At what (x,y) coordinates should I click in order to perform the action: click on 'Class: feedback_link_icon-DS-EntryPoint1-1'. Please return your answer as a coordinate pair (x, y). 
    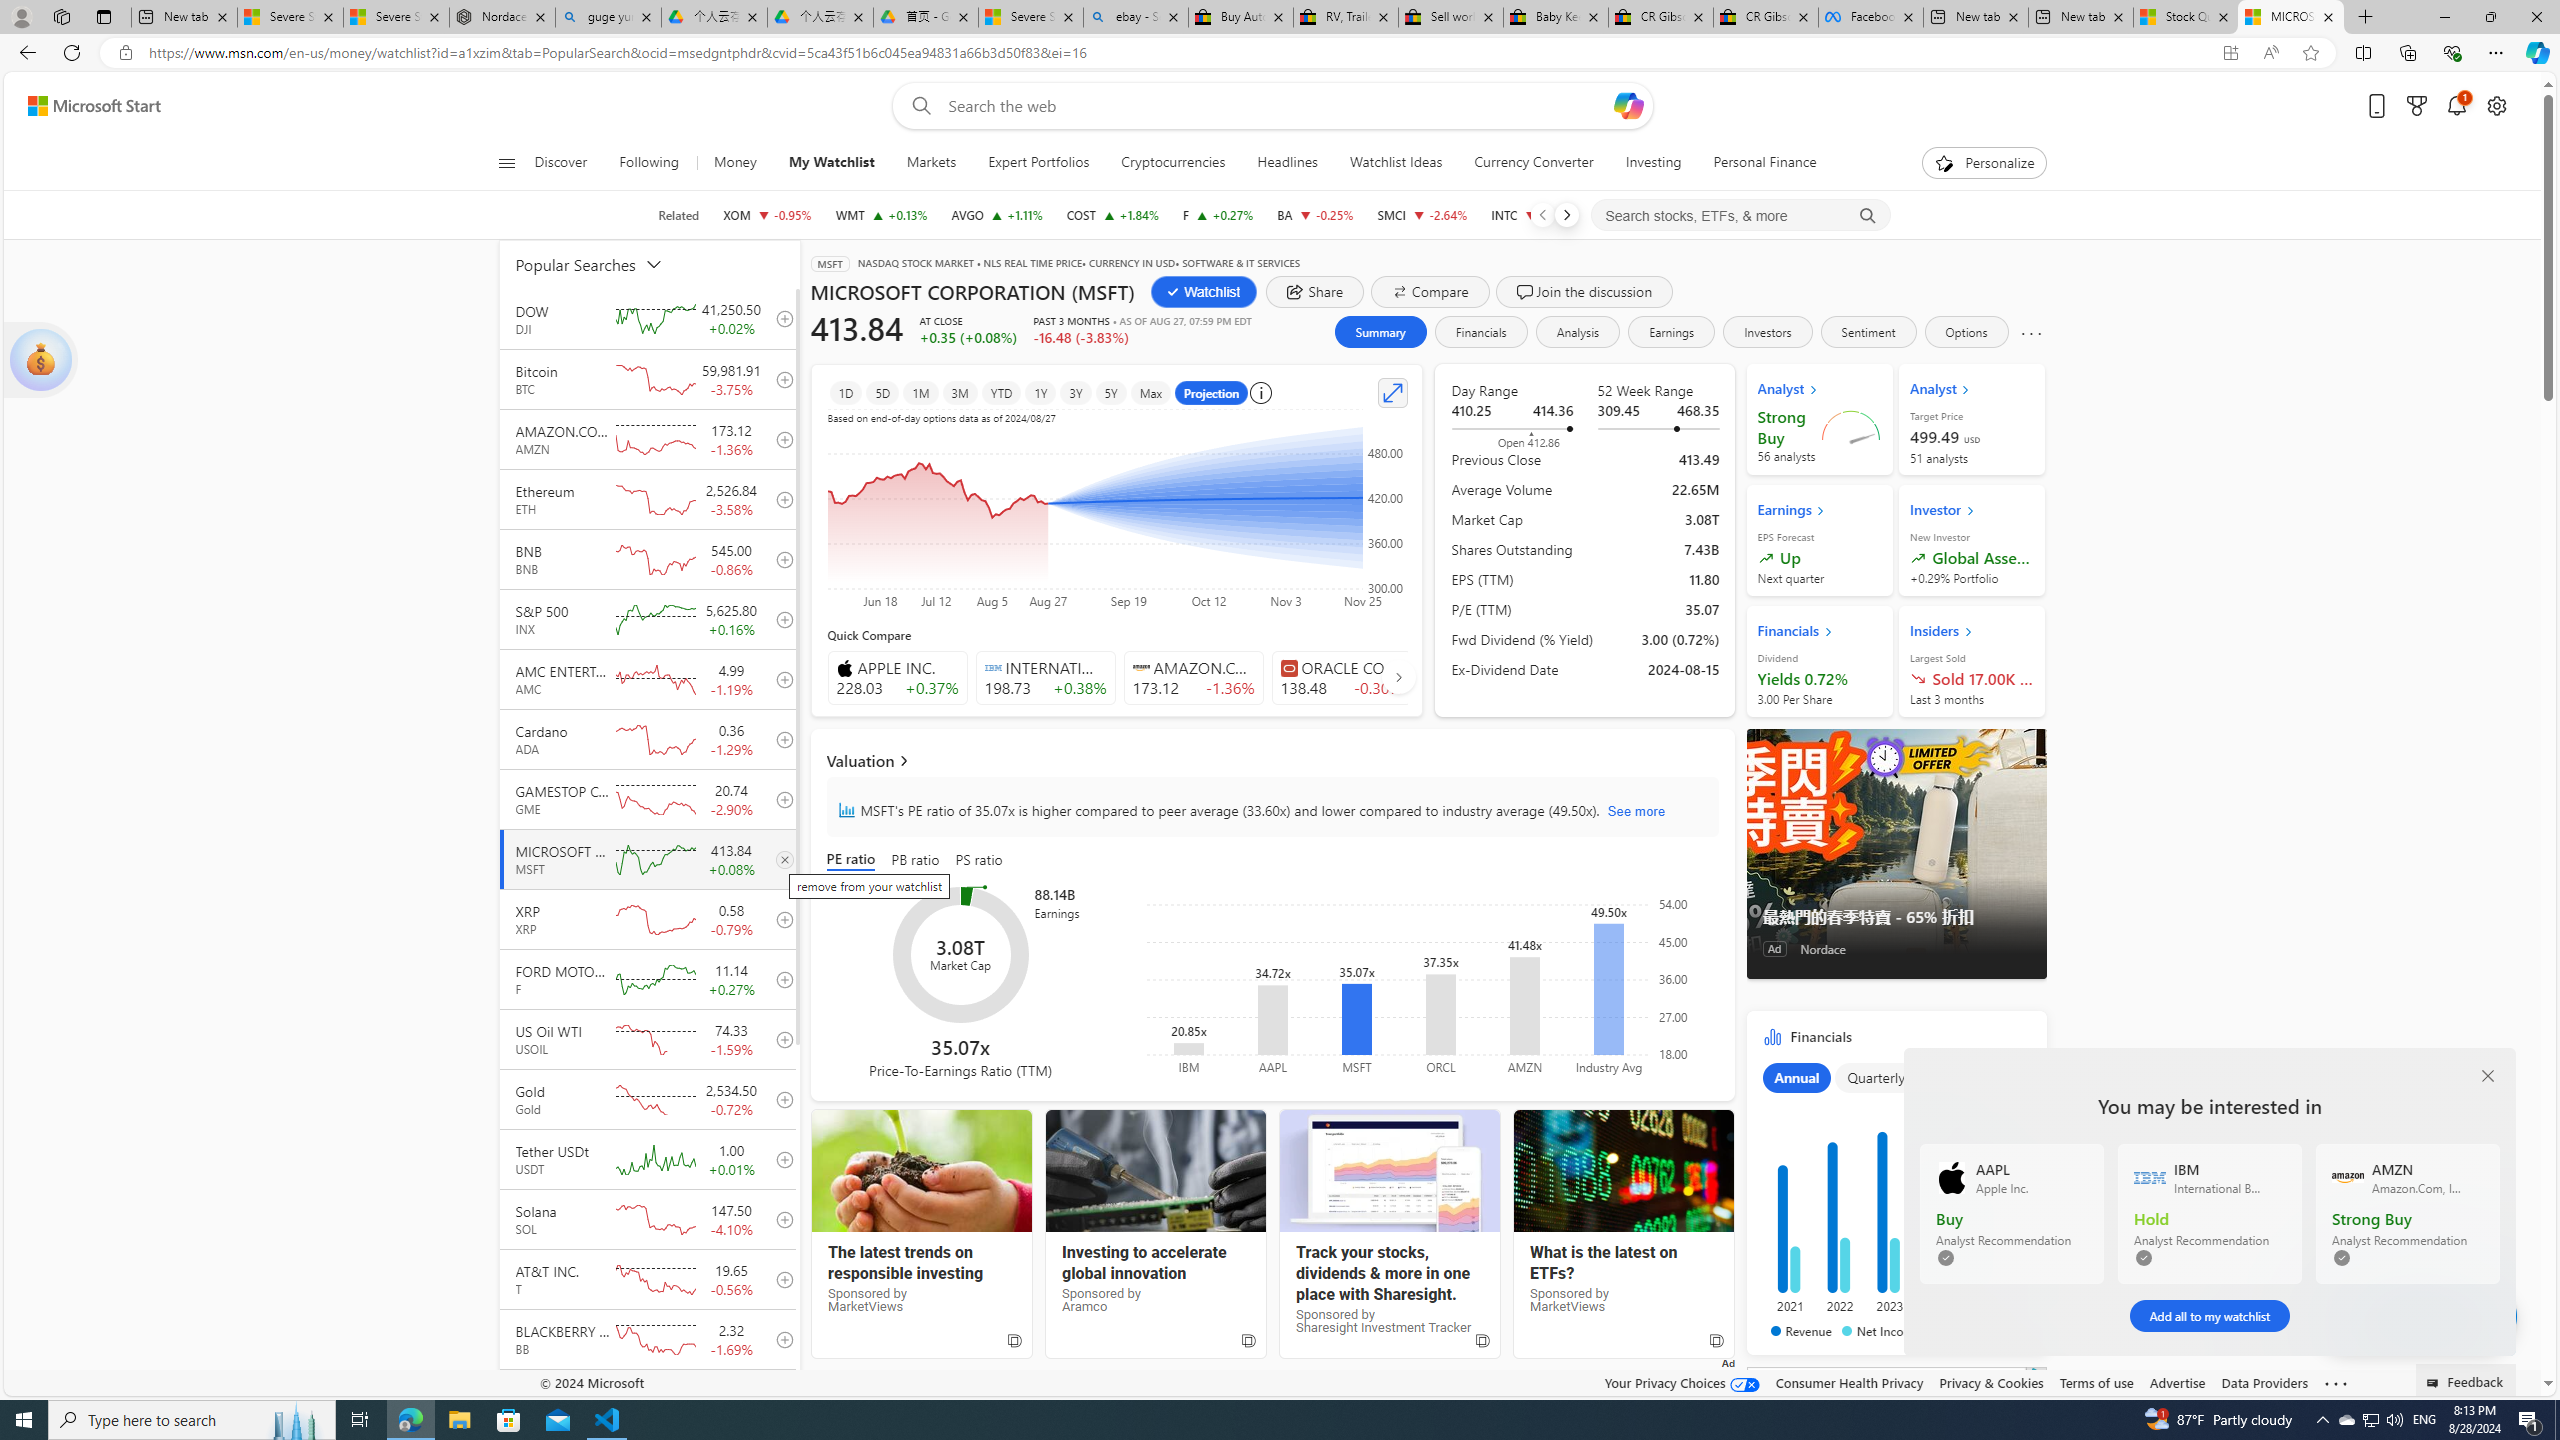
    Looking at the image, I should click on (2434, 1382).